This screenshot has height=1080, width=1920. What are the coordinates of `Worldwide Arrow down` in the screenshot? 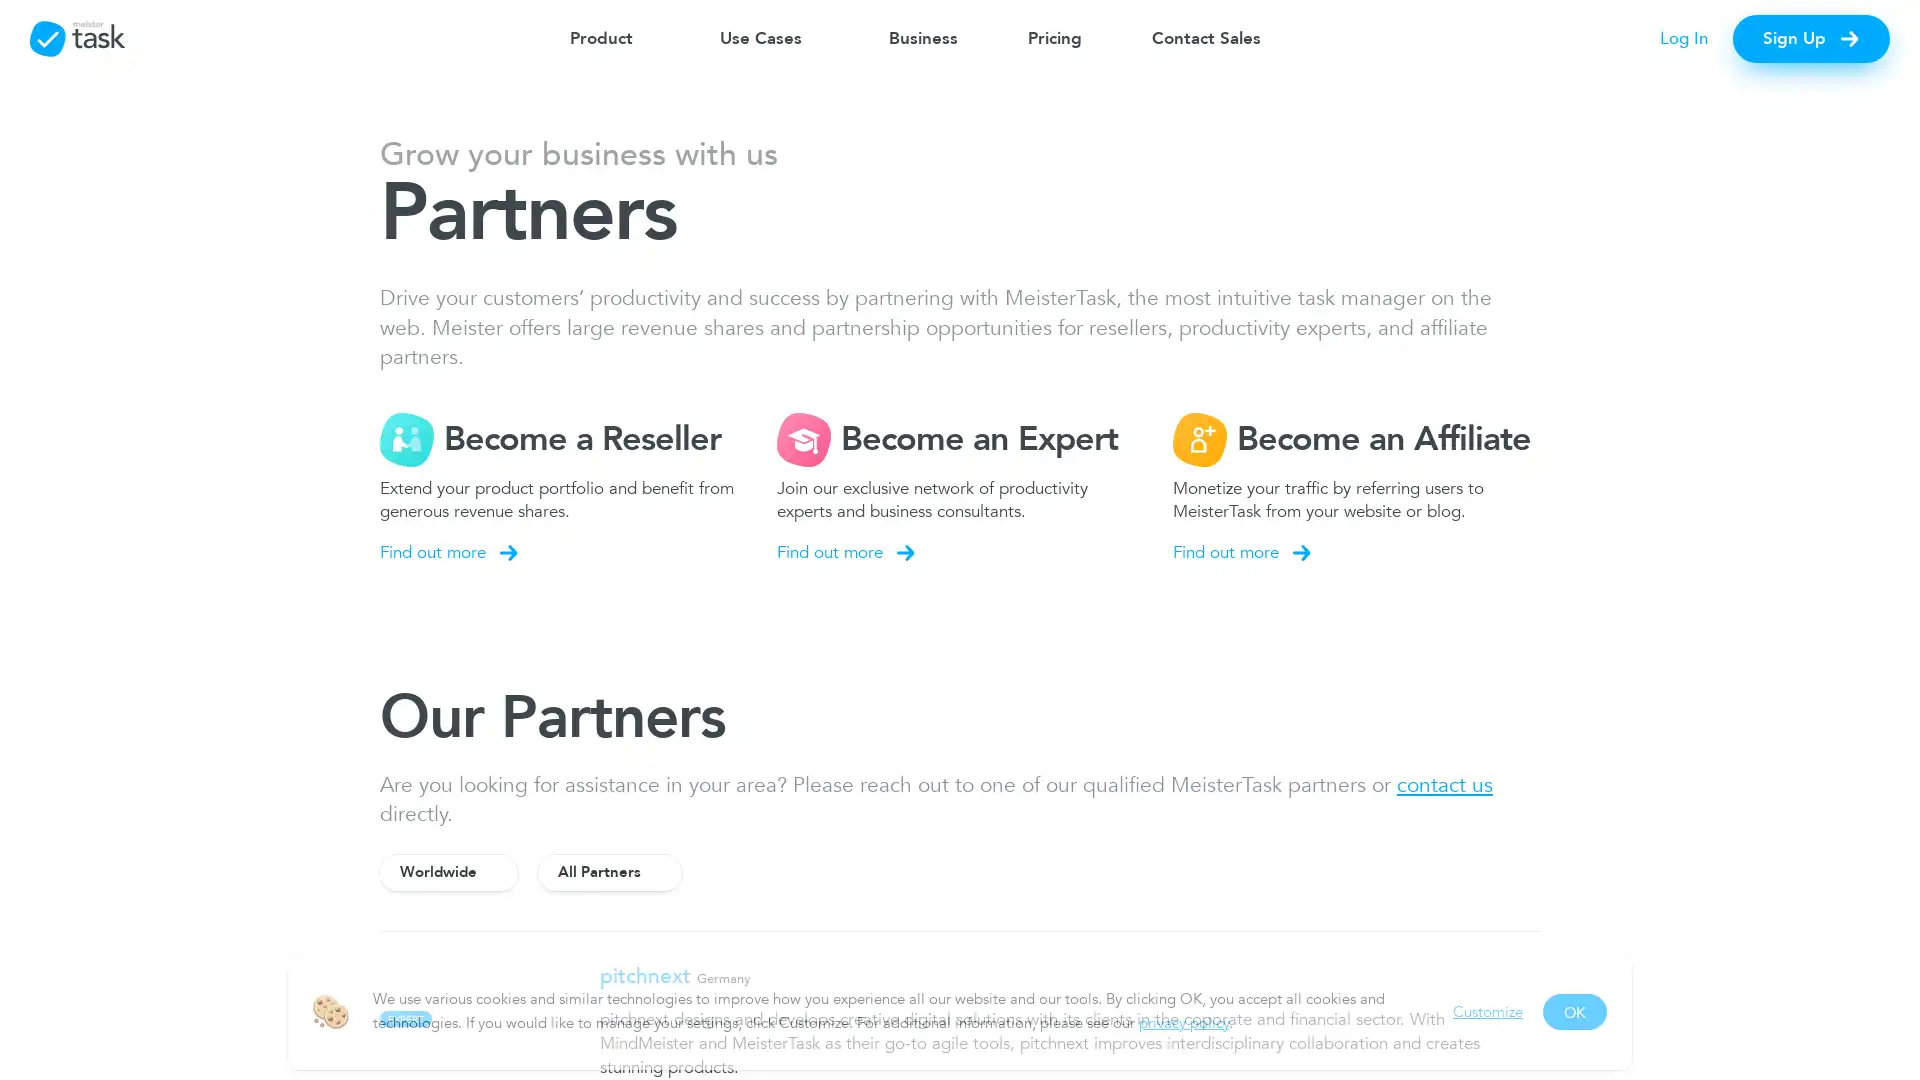 It's located at (448, 870).